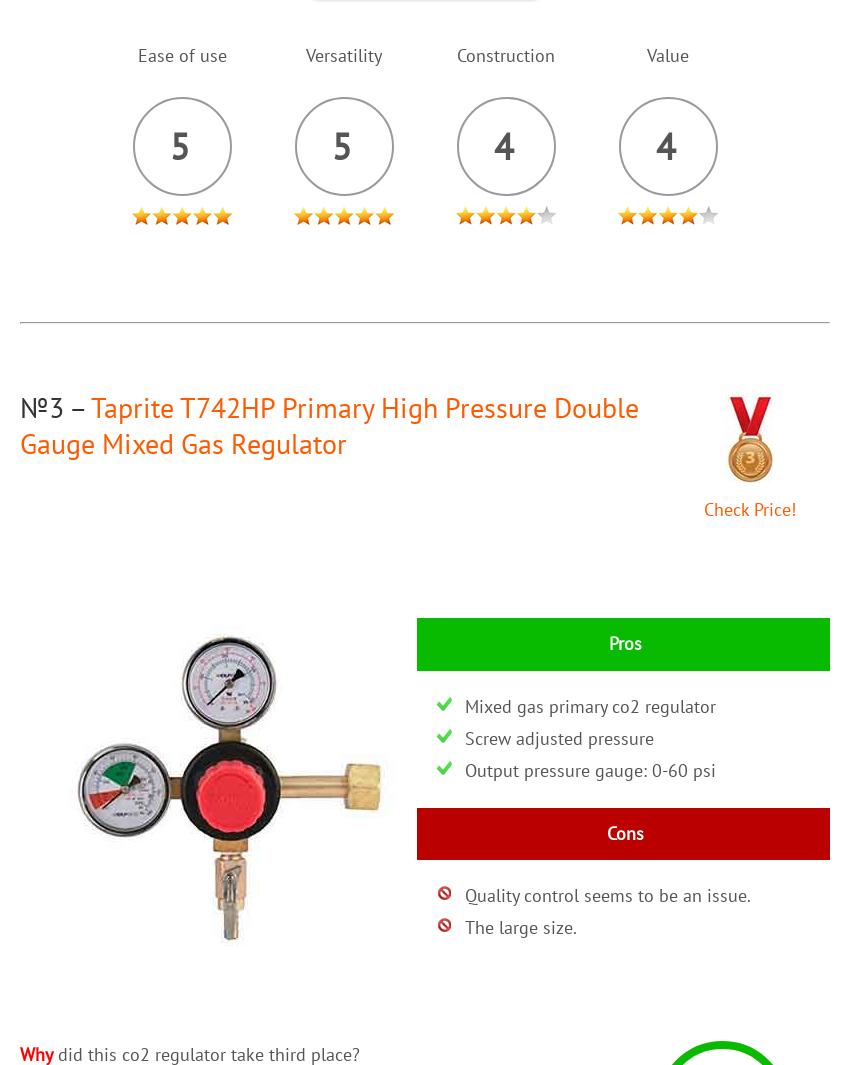 Image resolution: width=850 pixels, height=1065 pixels. I want to click on 'Versatility', so click(306, 54).